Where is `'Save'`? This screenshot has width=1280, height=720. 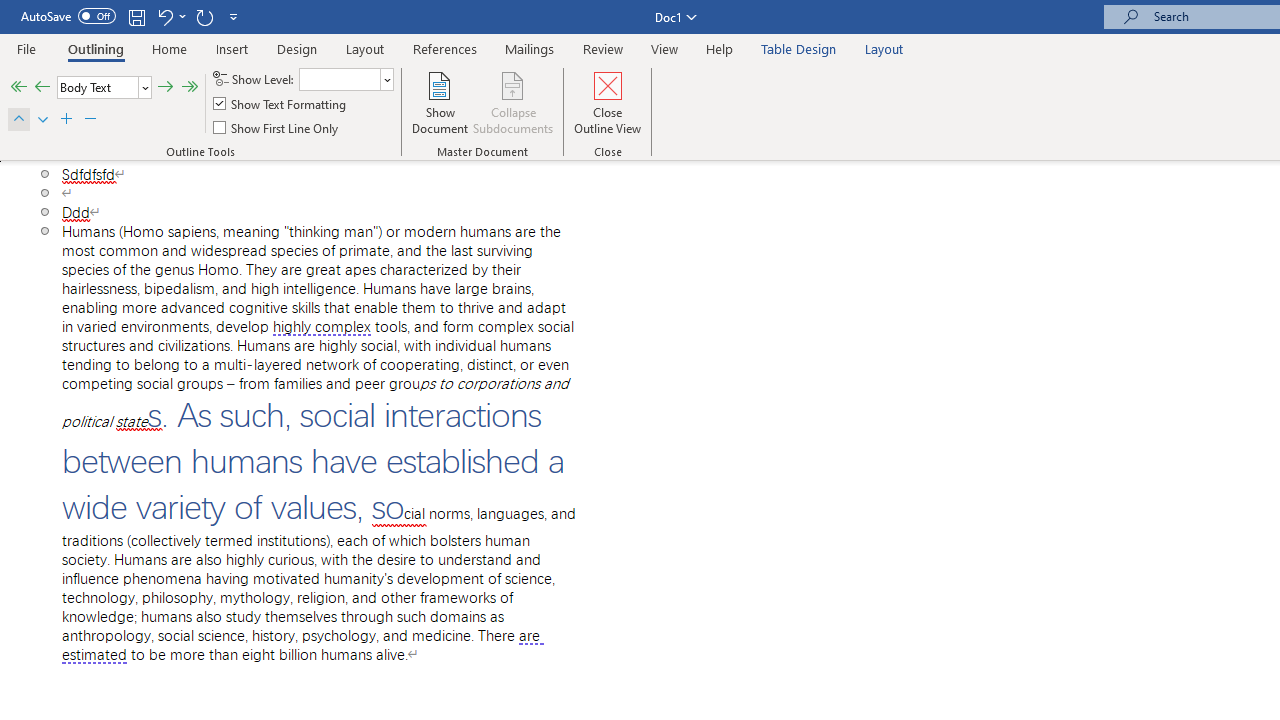 'Save' is located at coordinates (135, 16).